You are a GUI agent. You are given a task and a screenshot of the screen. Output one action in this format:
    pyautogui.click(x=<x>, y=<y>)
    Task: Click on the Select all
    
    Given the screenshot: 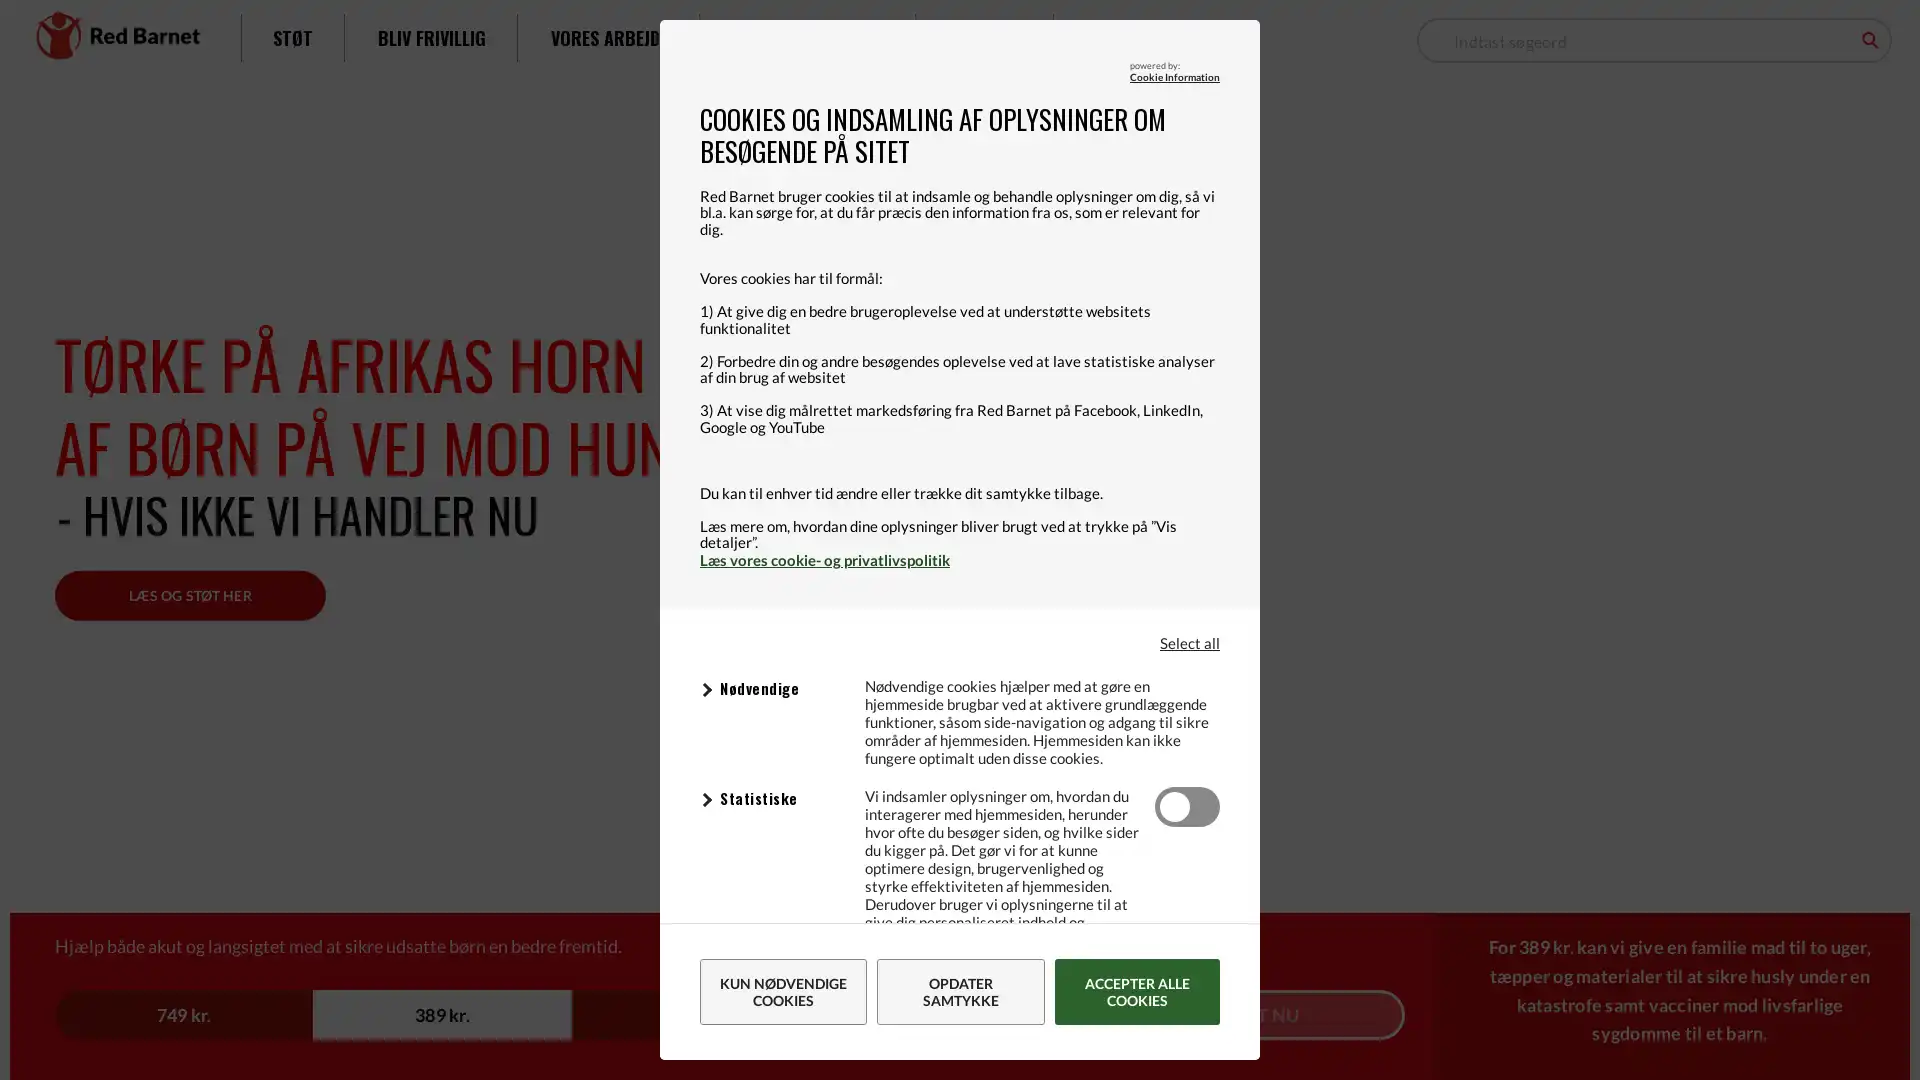 What is the action you would take?
    pyautogui.click(x=1190, y=641)
    